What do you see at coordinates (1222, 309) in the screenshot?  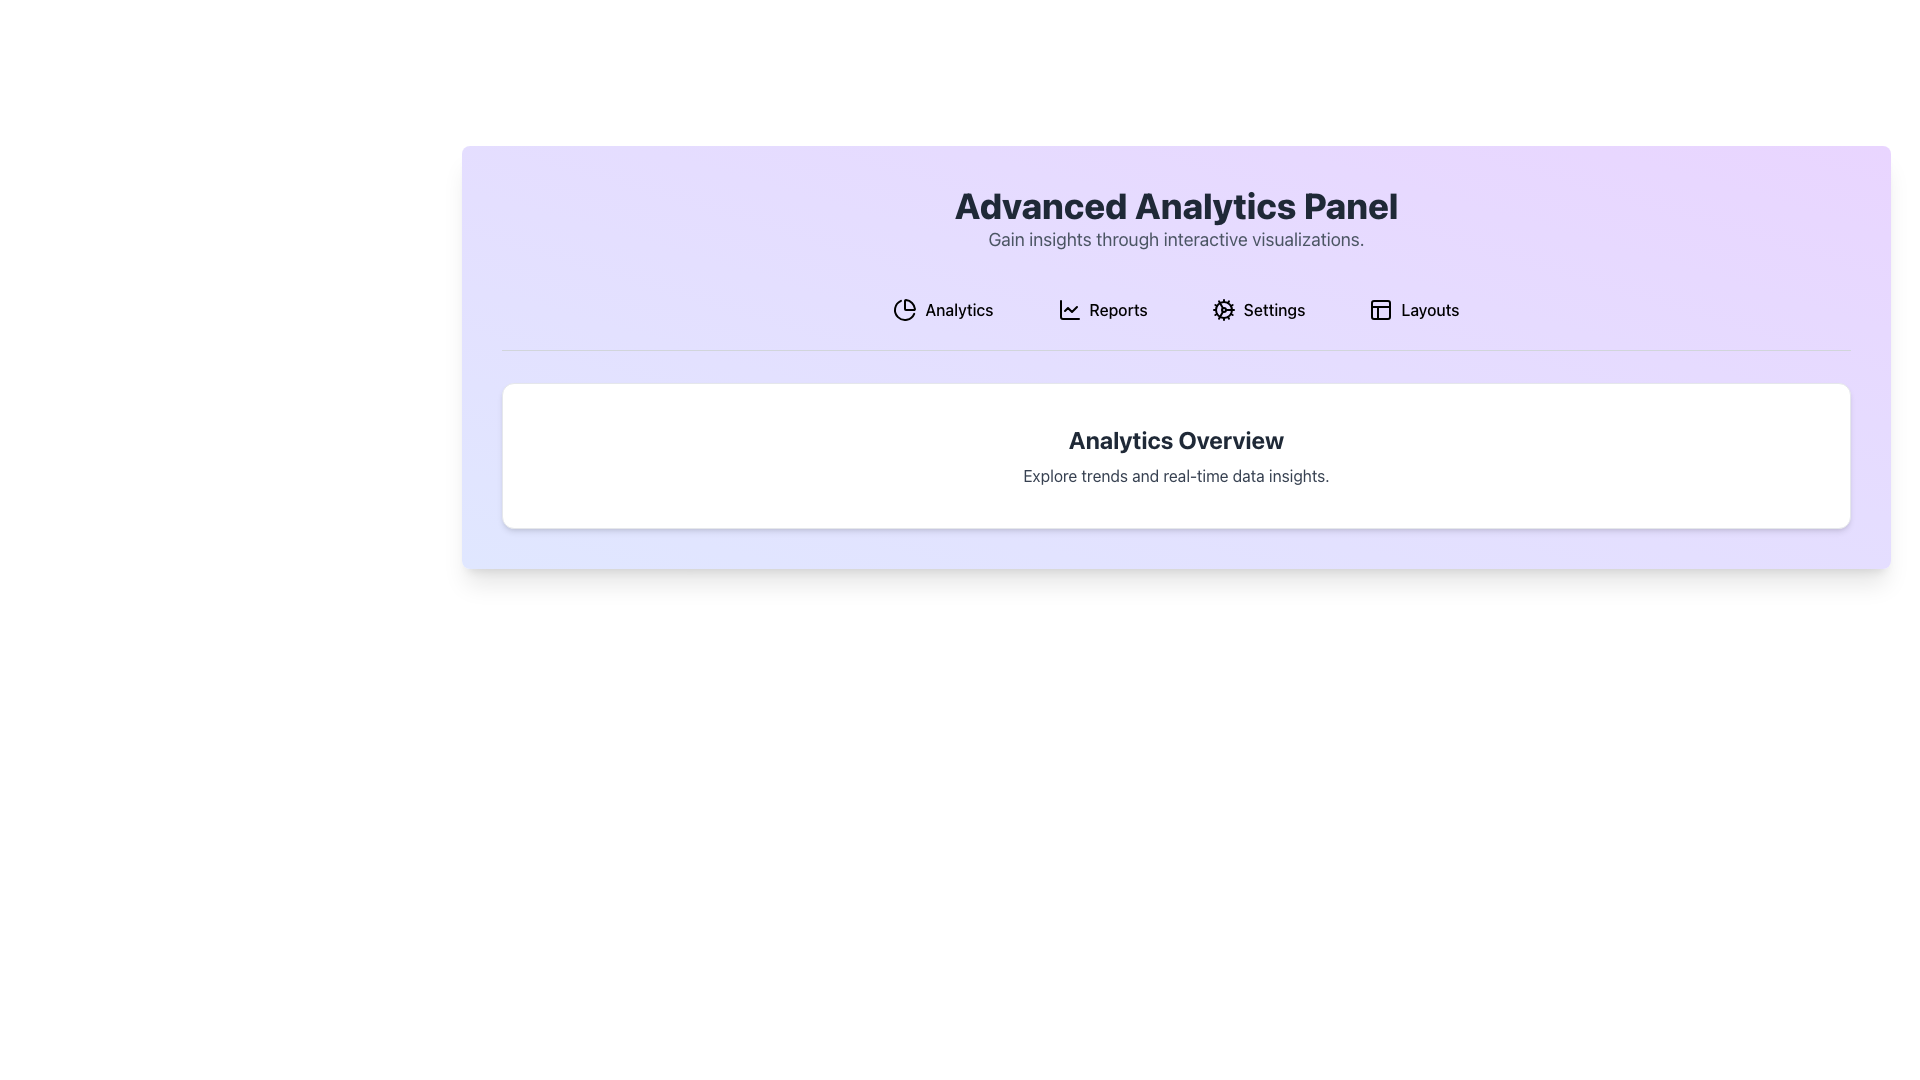 I see `the cogwheel SVG icon that is part of the 'Settings' button located in the navigation bar below the header 'Advanced Analytics Panel'` at bounding box center [1222, 309].